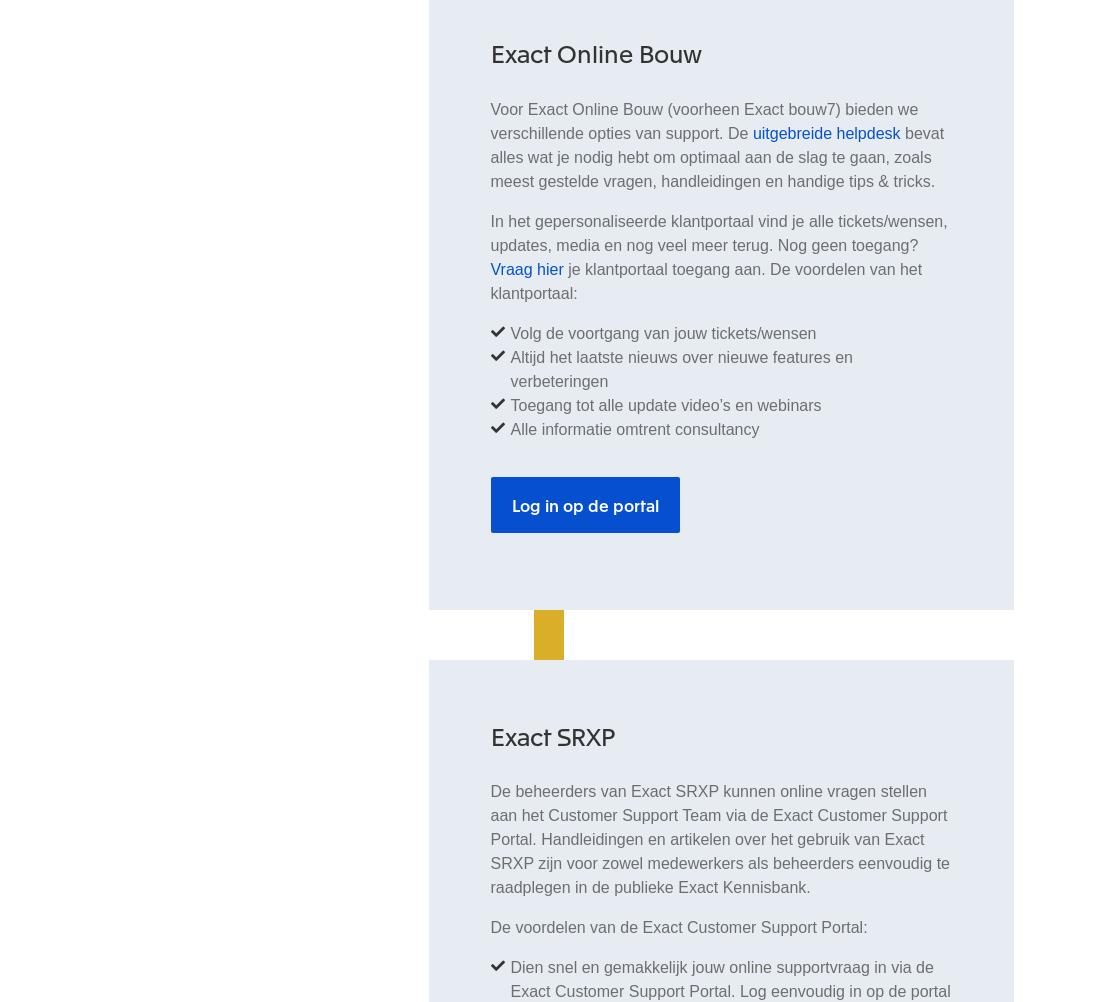 This screenshot has height=1002, width=1097. What do you see at coordinates (508, 427) in the screenshot?
I see `'Alle informatie omtrent consultancy'` at bounding box center [508, 427].